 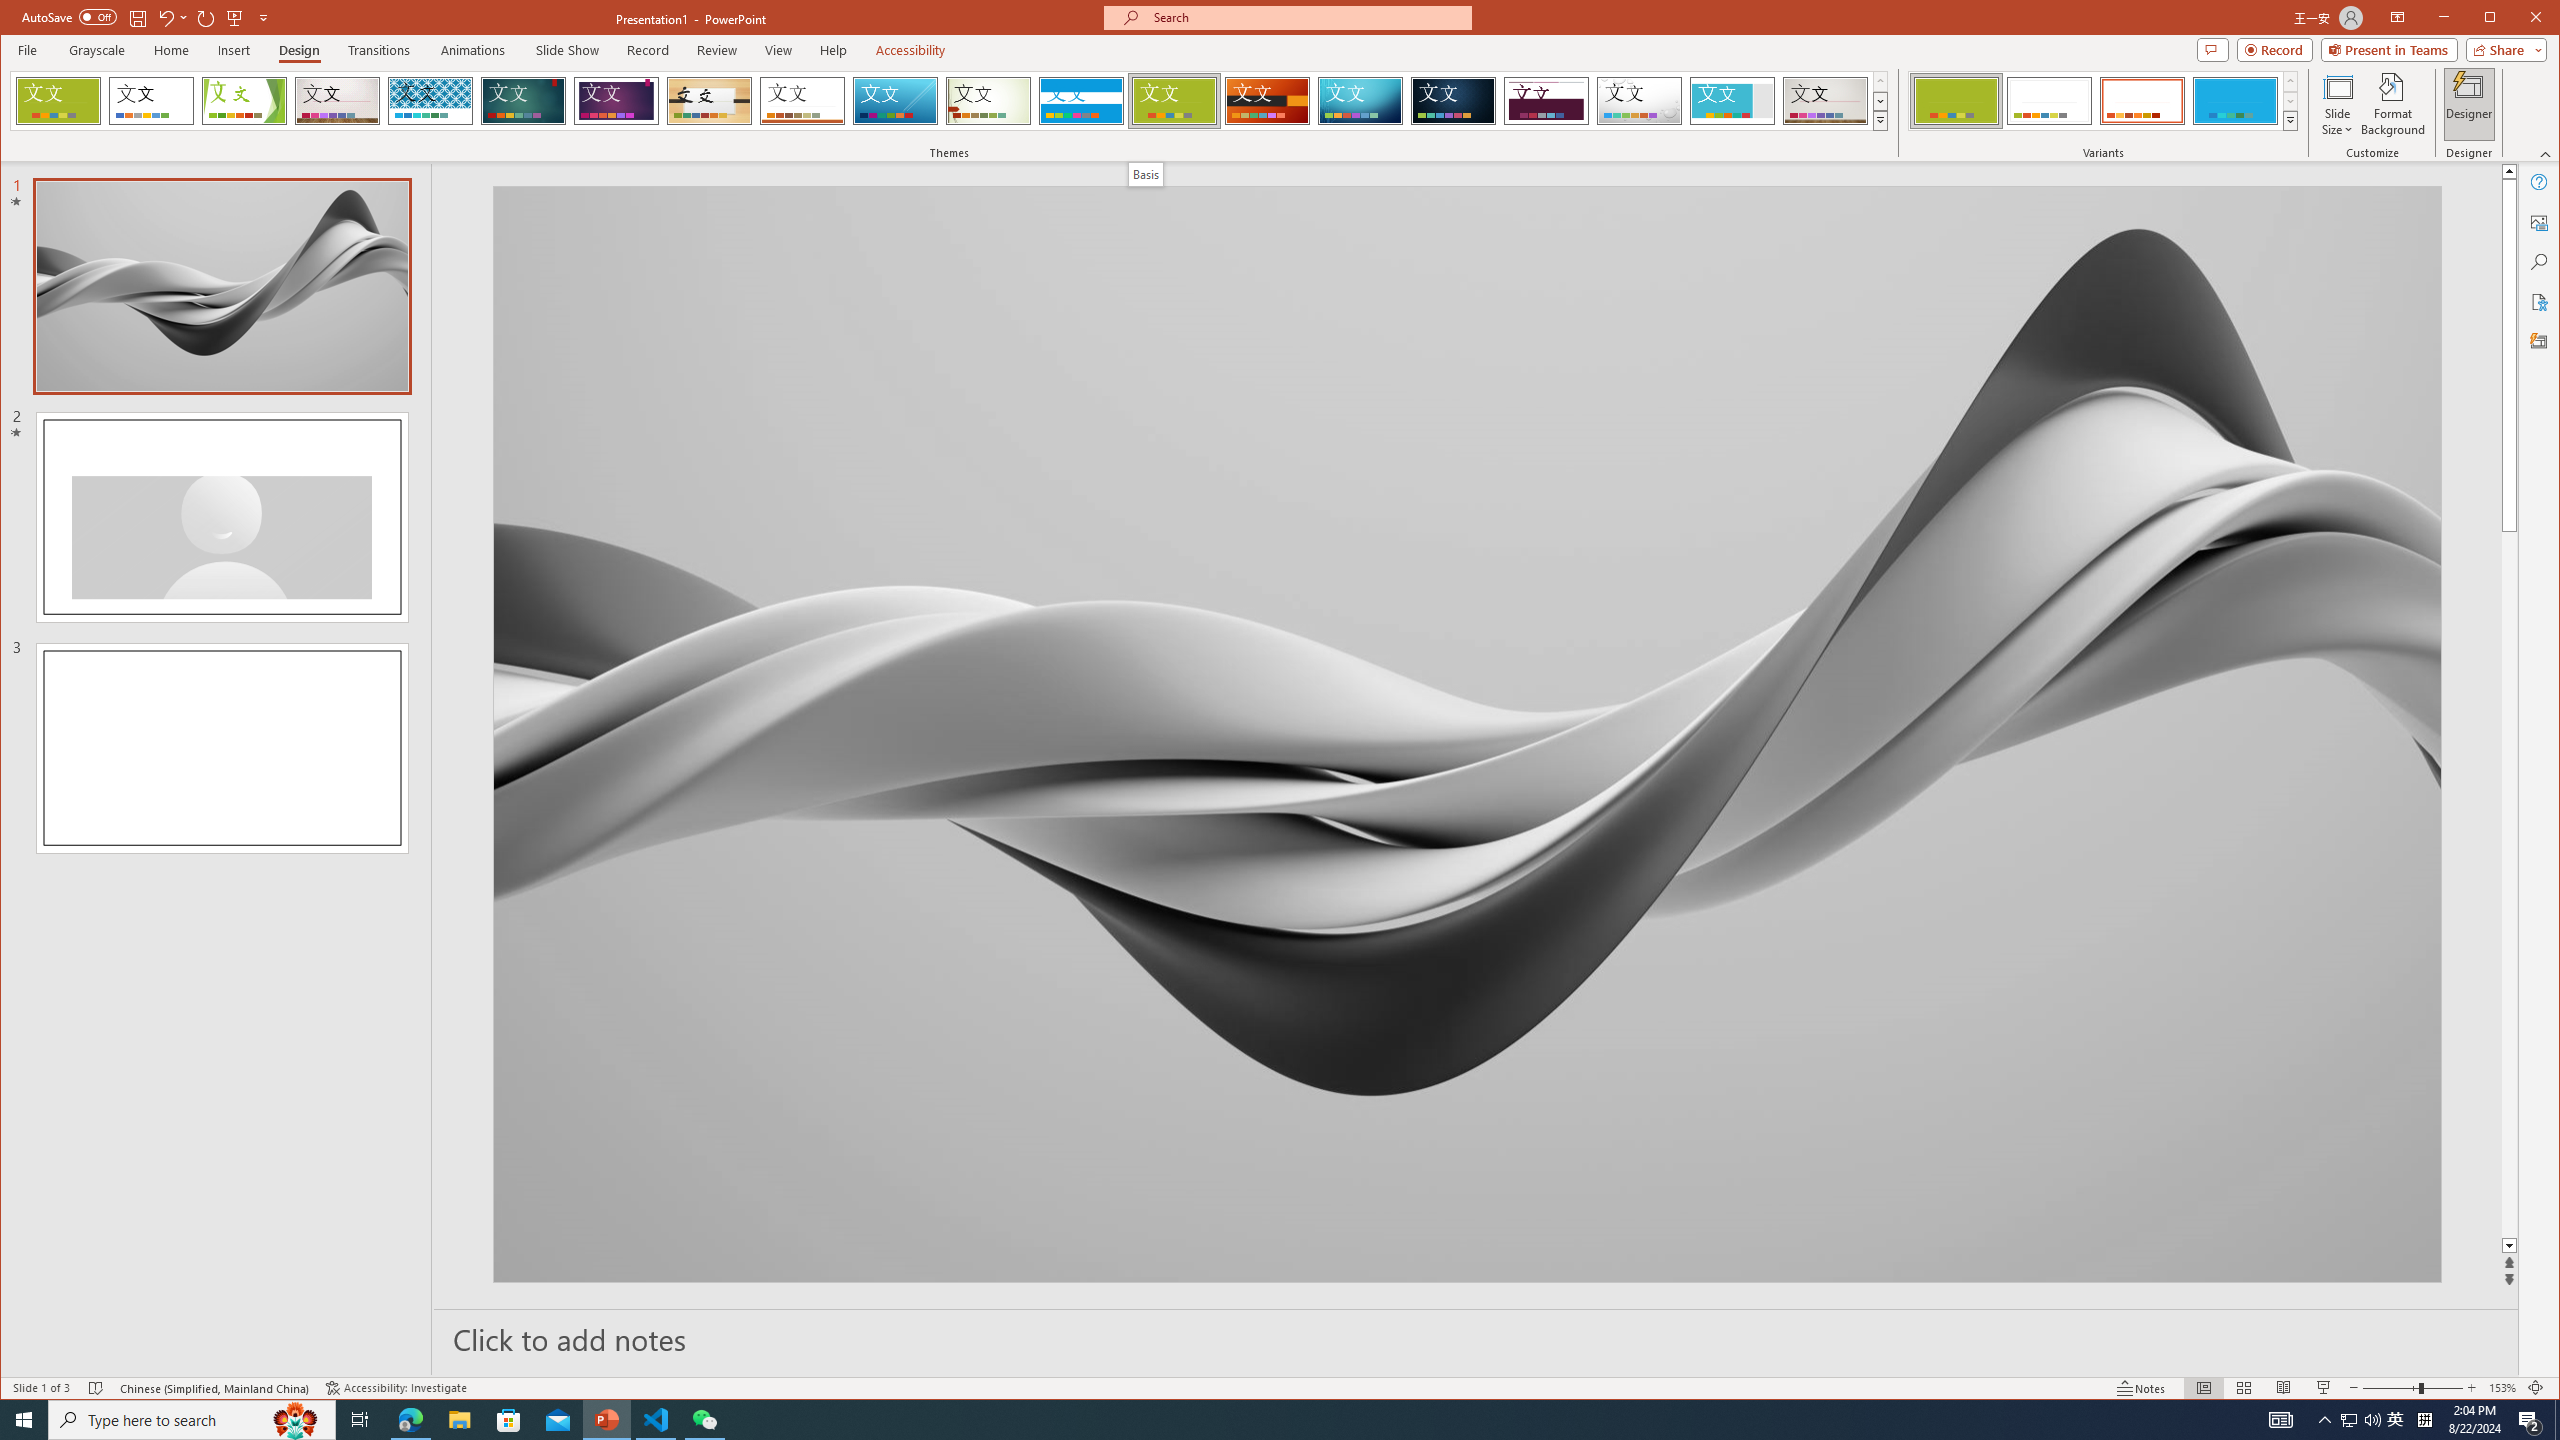 What do you see at coordinates (2233, 100) in the screenshot?
I see `'Basis Variant 4'` at bounding box center [2233, 100].